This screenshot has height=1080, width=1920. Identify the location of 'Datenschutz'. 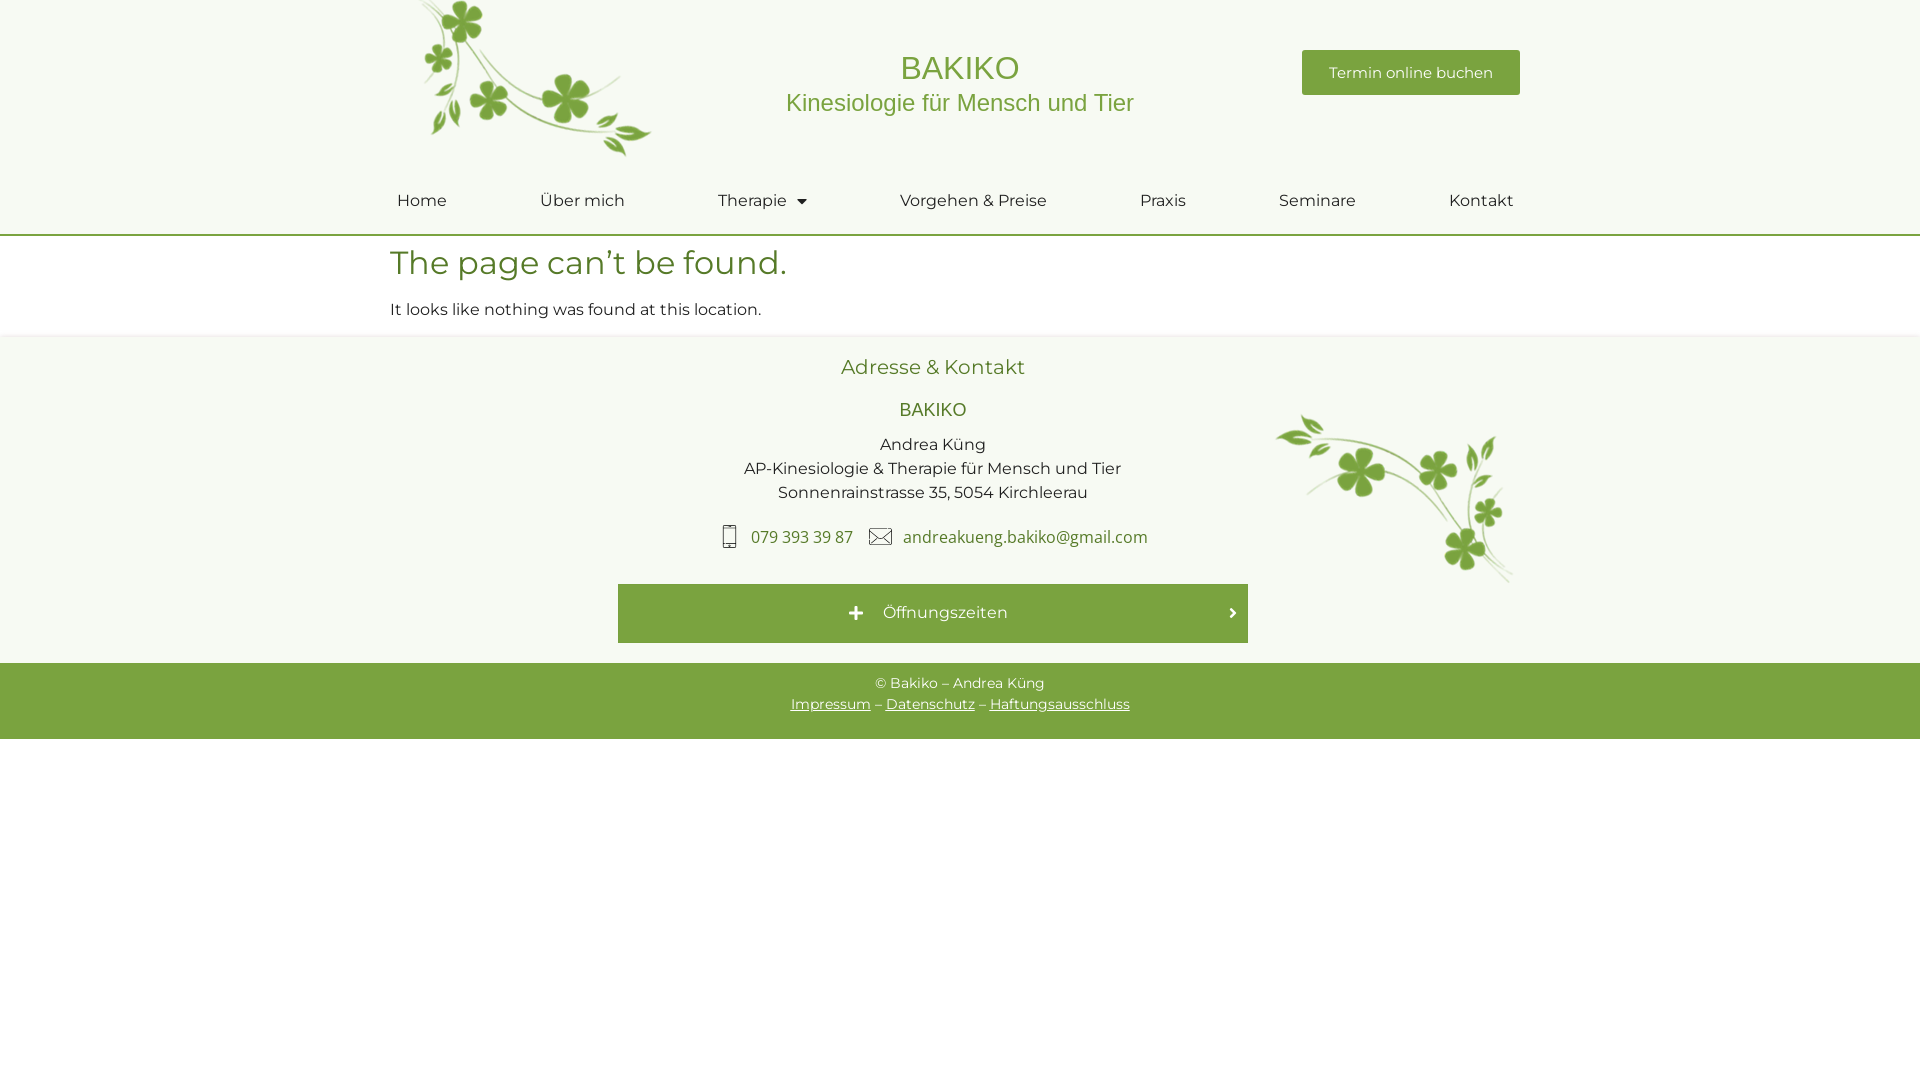
(929, 703).